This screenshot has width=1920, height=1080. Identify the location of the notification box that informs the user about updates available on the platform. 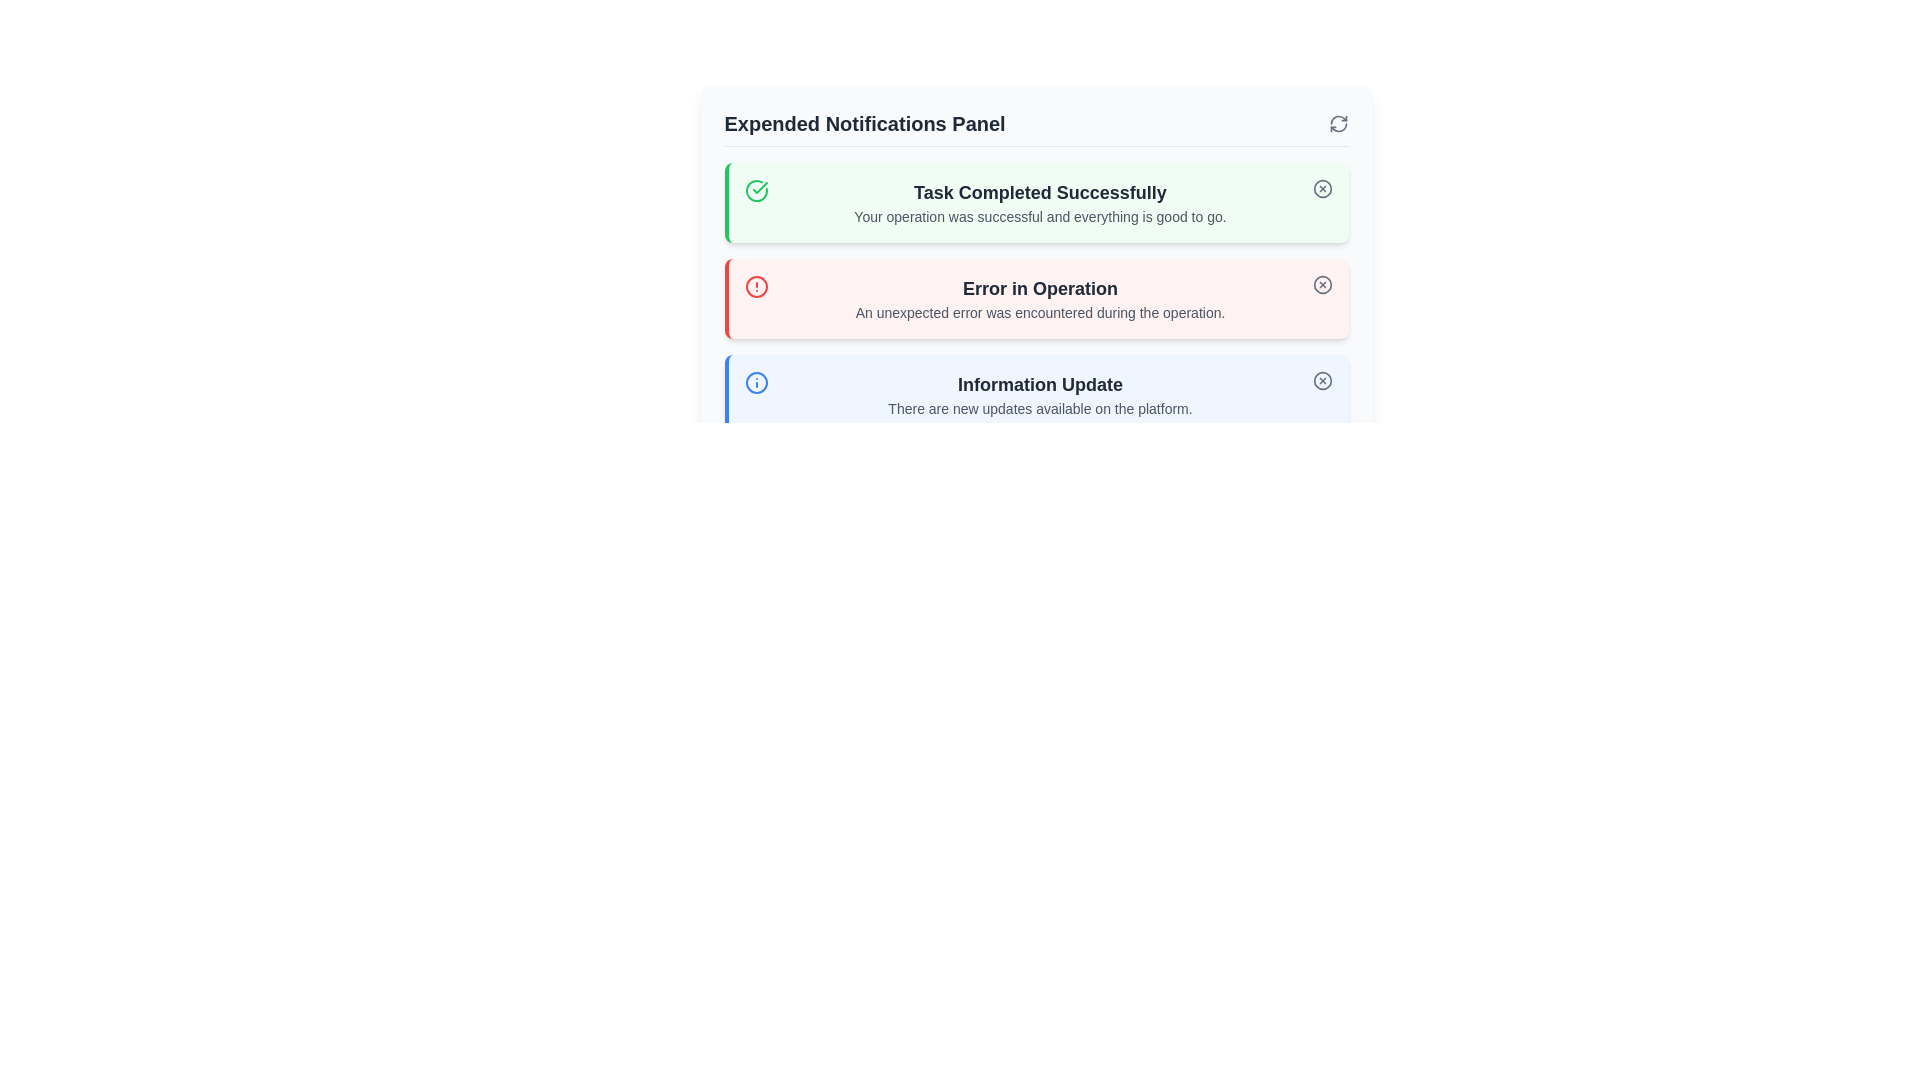
(1036, 394).